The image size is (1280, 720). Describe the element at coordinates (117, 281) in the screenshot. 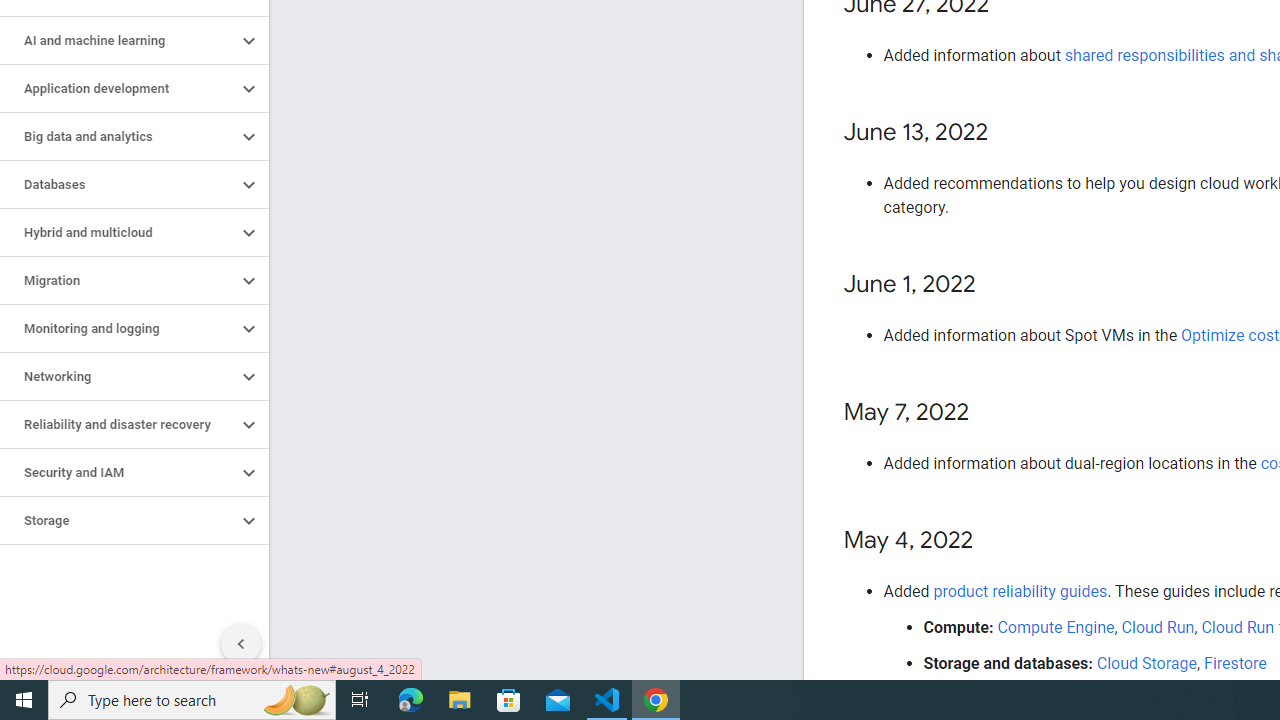

I see `'Migration'` at that location.